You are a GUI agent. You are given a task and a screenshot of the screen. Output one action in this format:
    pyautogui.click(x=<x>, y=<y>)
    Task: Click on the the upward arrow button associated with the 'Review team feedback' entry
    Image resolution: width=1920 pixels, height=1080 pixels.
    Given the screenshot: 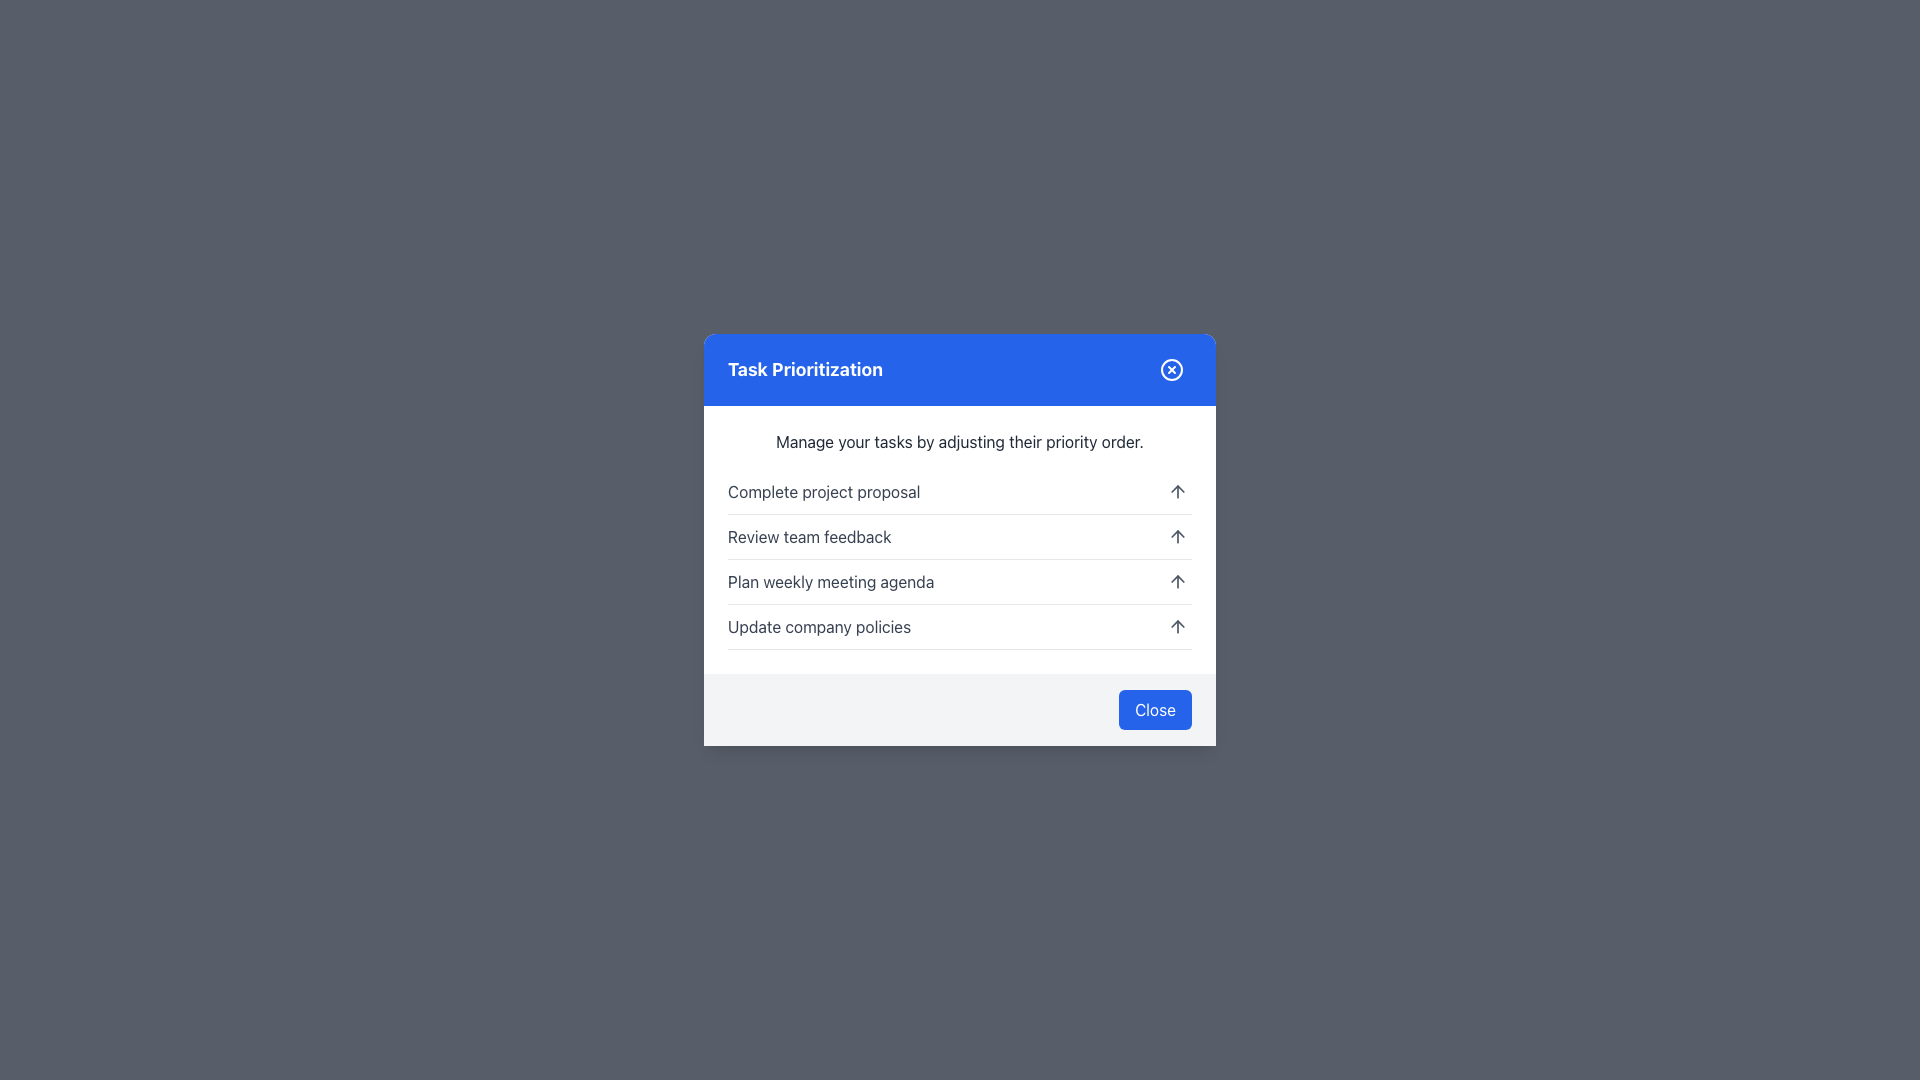 What is the action you would take?
    pyautogui.click(x=1177, y=535)
    